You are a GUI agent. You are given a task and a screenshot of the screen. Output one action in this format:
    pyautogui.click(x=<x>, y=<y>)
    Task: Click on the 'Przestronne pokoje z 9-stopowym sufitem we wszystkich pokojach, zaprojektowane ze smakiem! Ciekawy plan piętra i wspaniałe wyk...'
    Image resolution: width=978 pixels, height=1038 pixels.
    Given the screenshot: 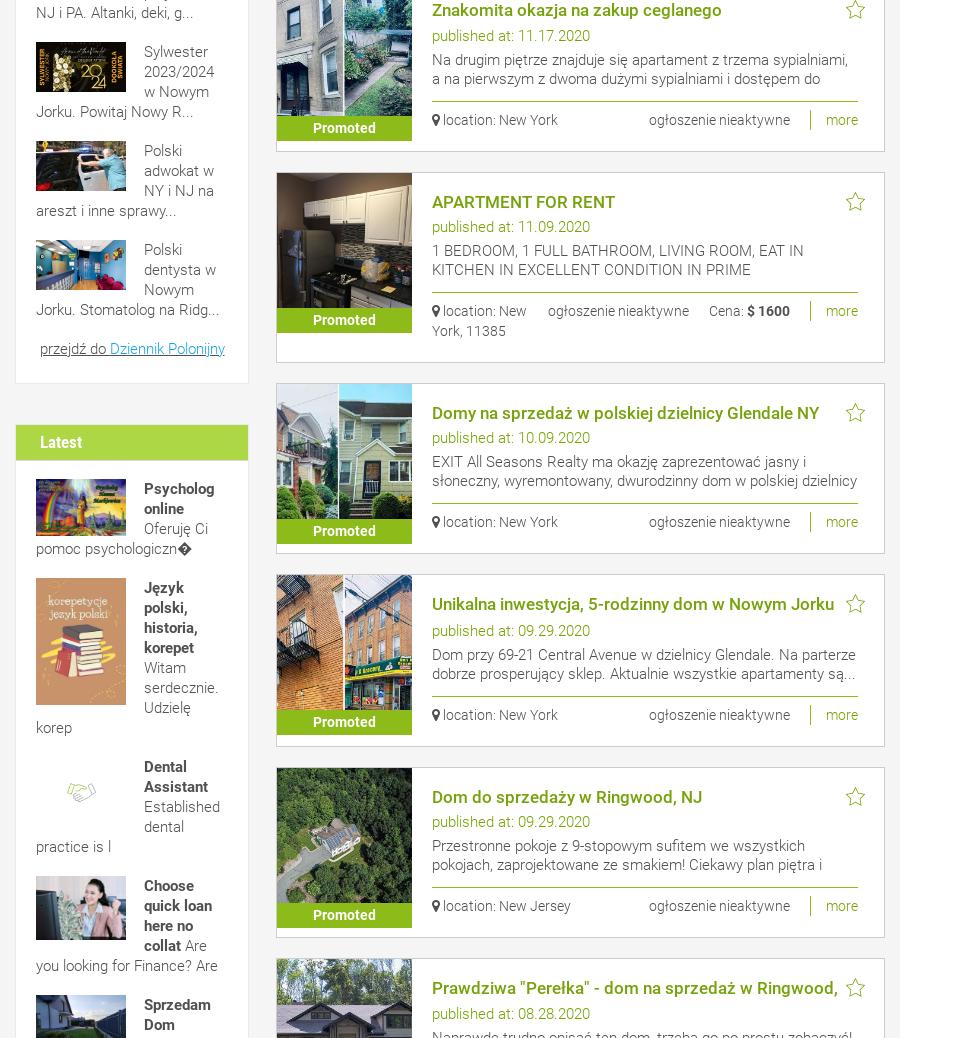 What is the action you would take?
    pyautogui.click(x=626, y=864)
    